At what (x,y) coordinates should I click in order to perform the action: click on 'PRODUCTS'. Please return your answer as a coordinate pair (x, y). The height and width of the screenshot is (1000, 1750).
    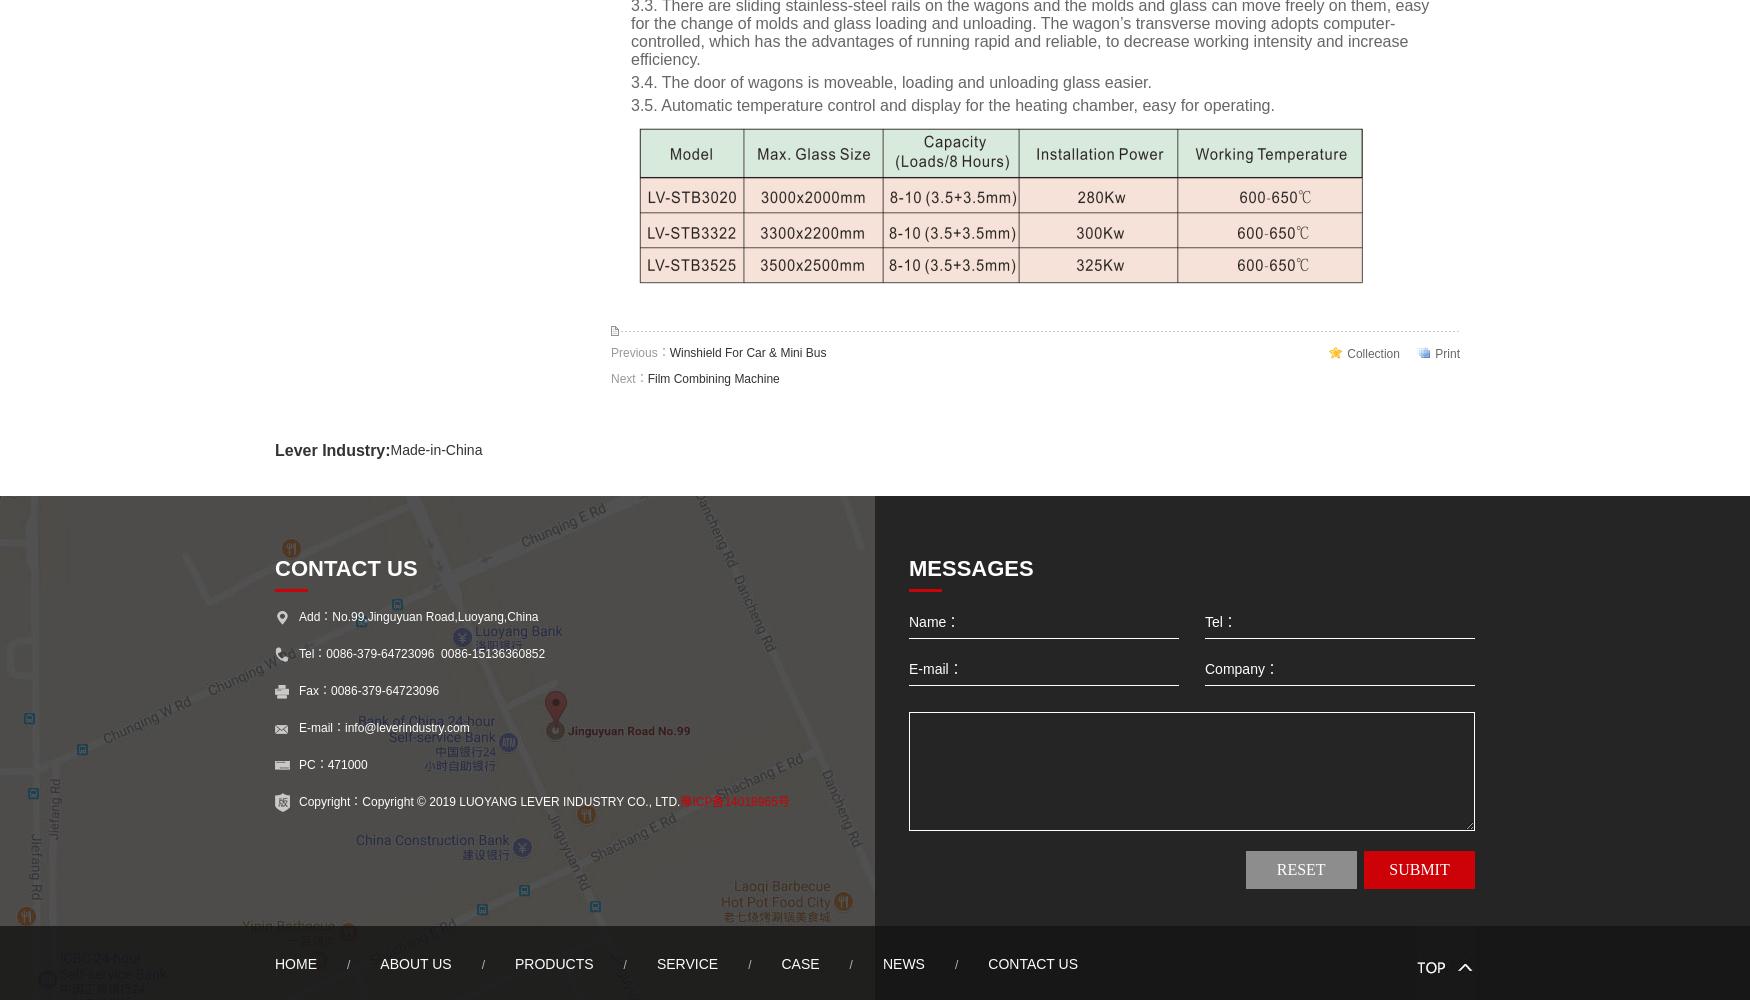
    Looking at the image, I should click on (553, 963).